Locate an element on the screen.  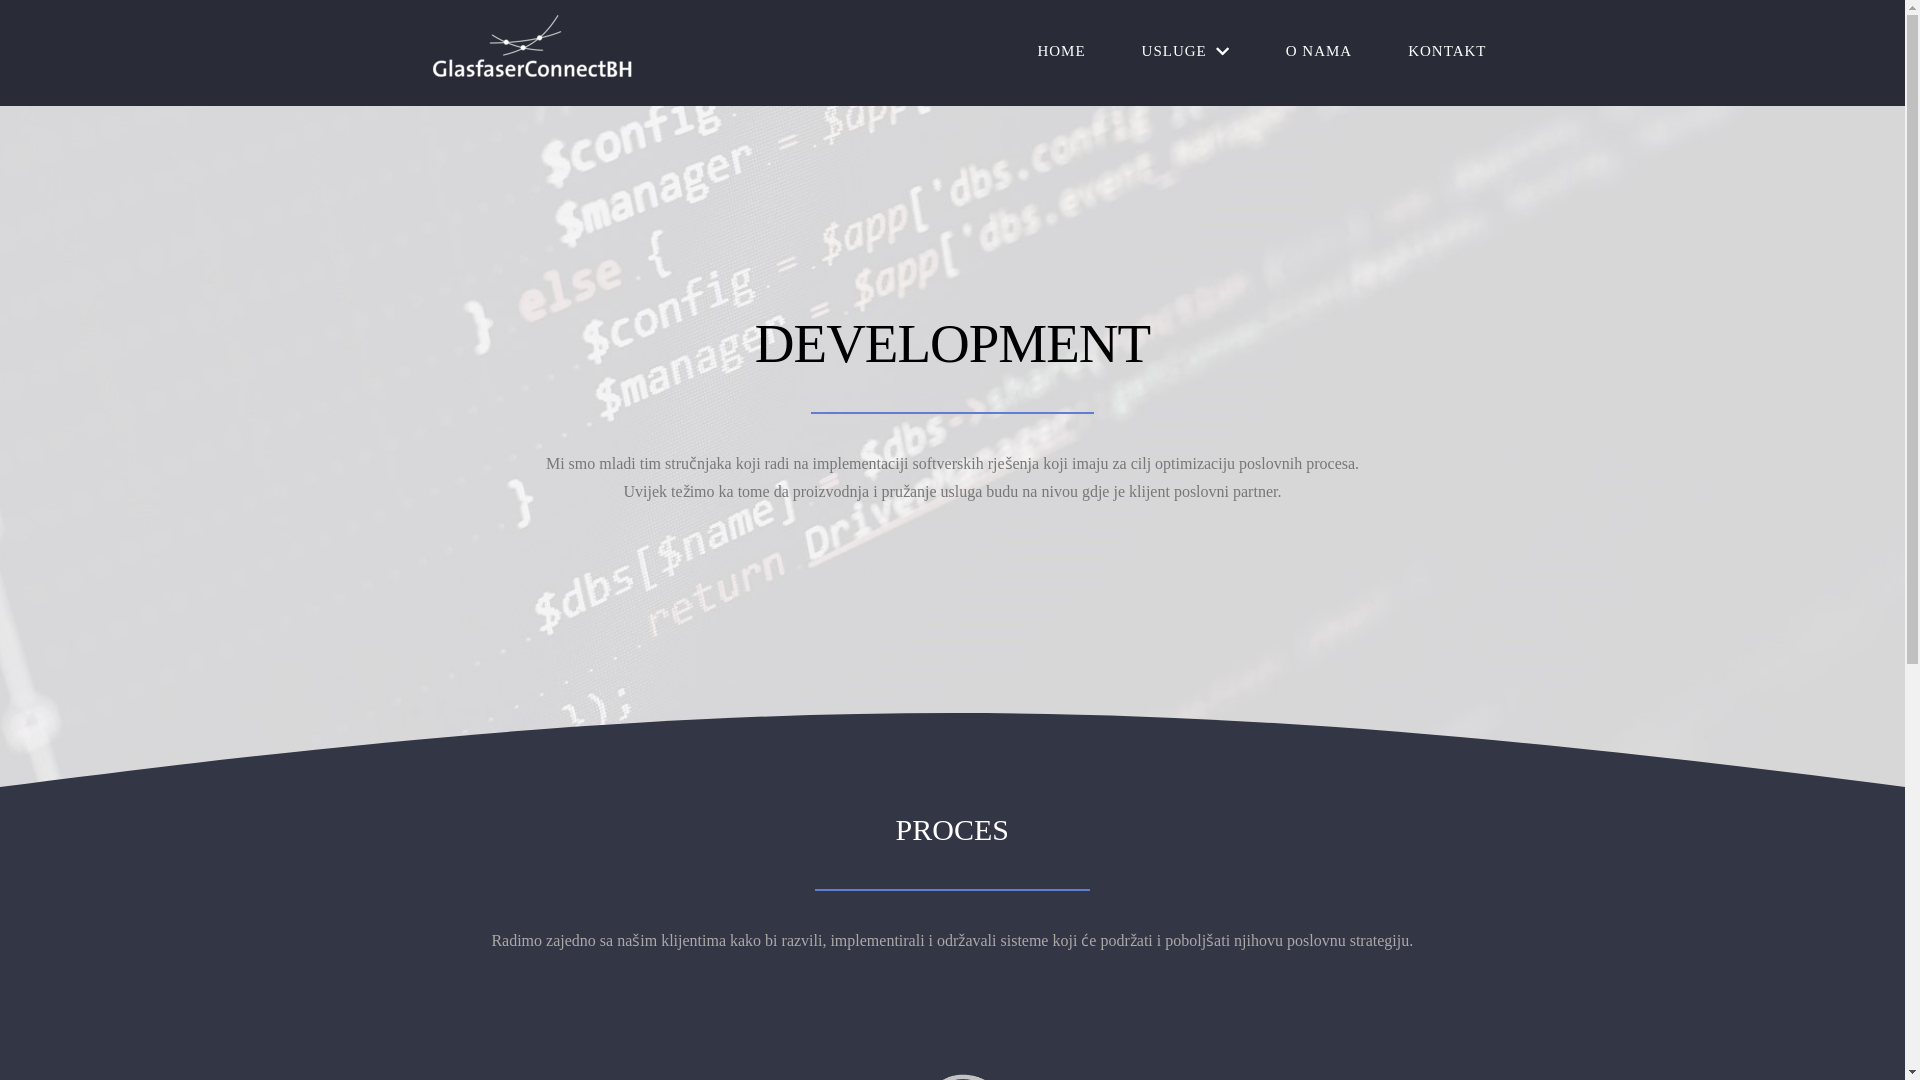
'KONTAKT' is located at coordinates (1446, 49).